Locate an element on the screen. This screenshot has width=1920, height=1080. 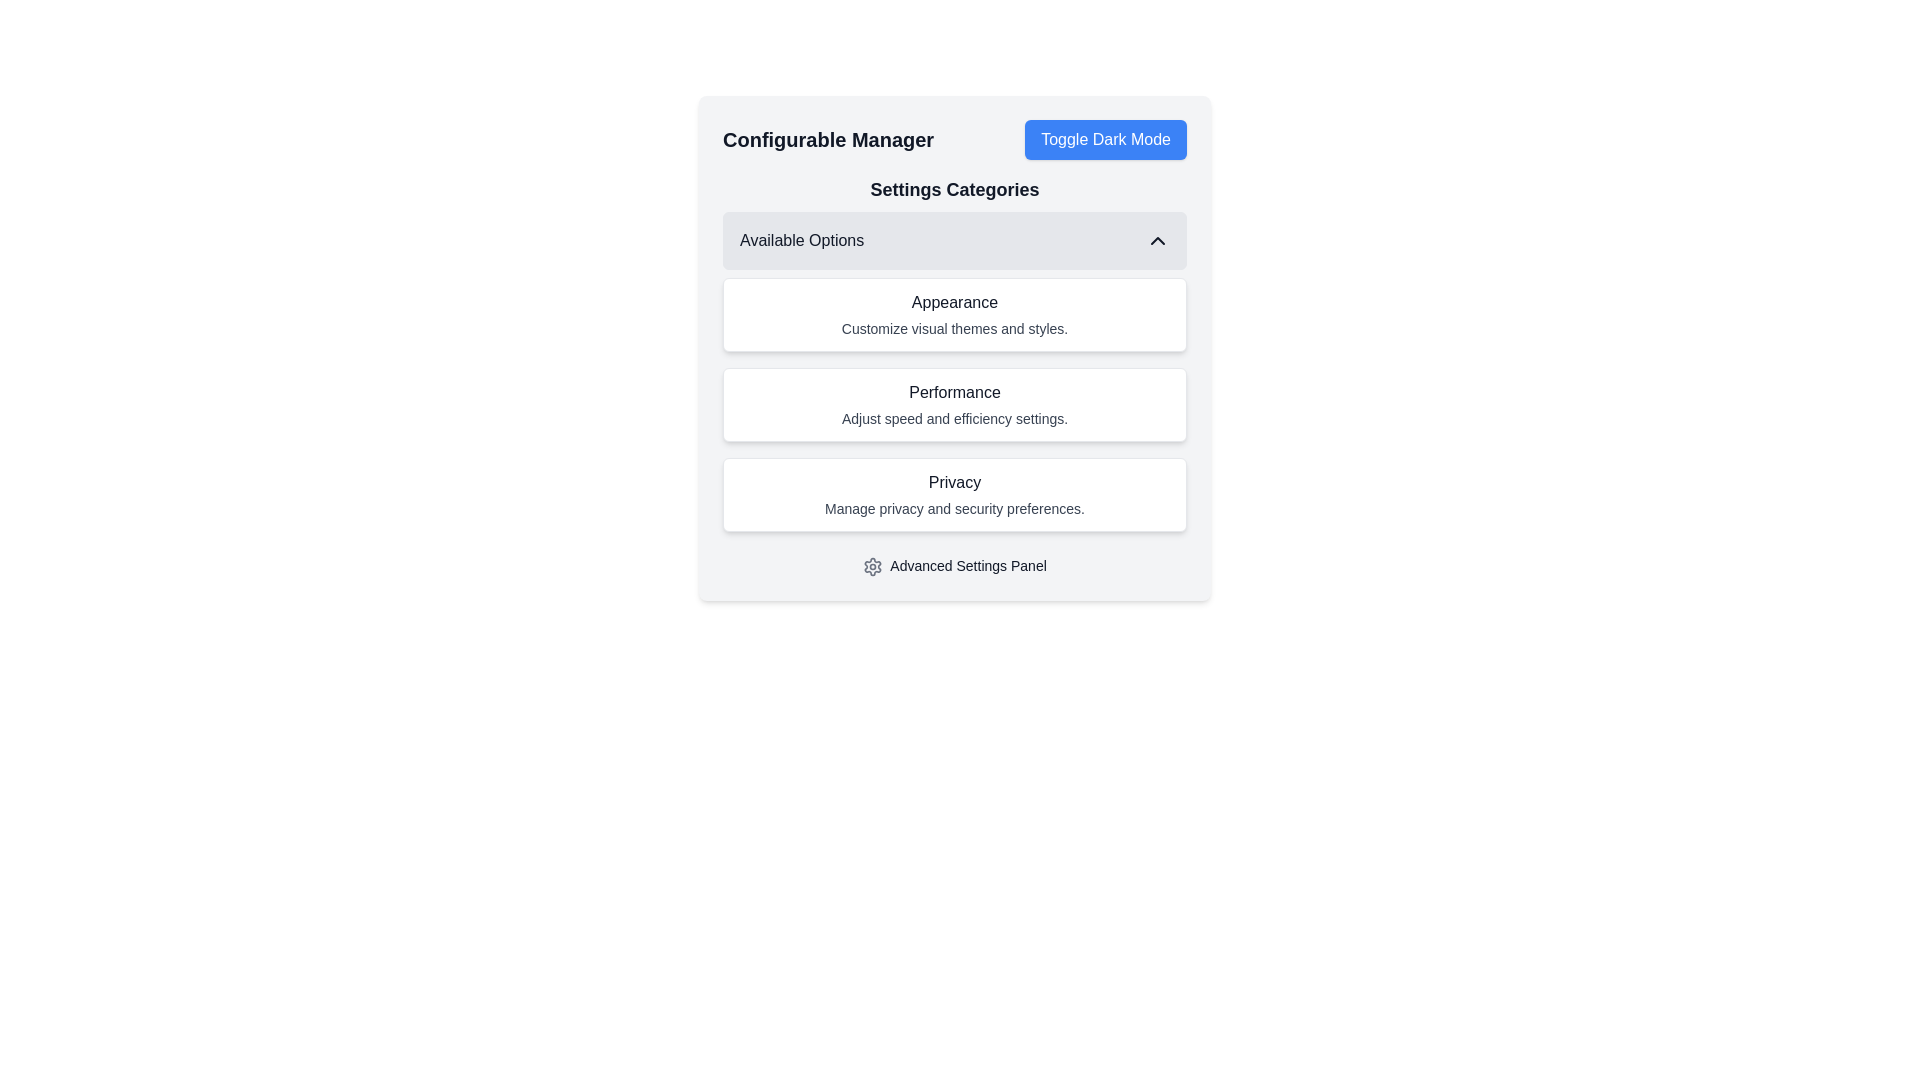
the Text Label positioned below the 'Configurable Manager' heading, which categorizes the content for 'Available Options.' is located at coordinates (954, 189).